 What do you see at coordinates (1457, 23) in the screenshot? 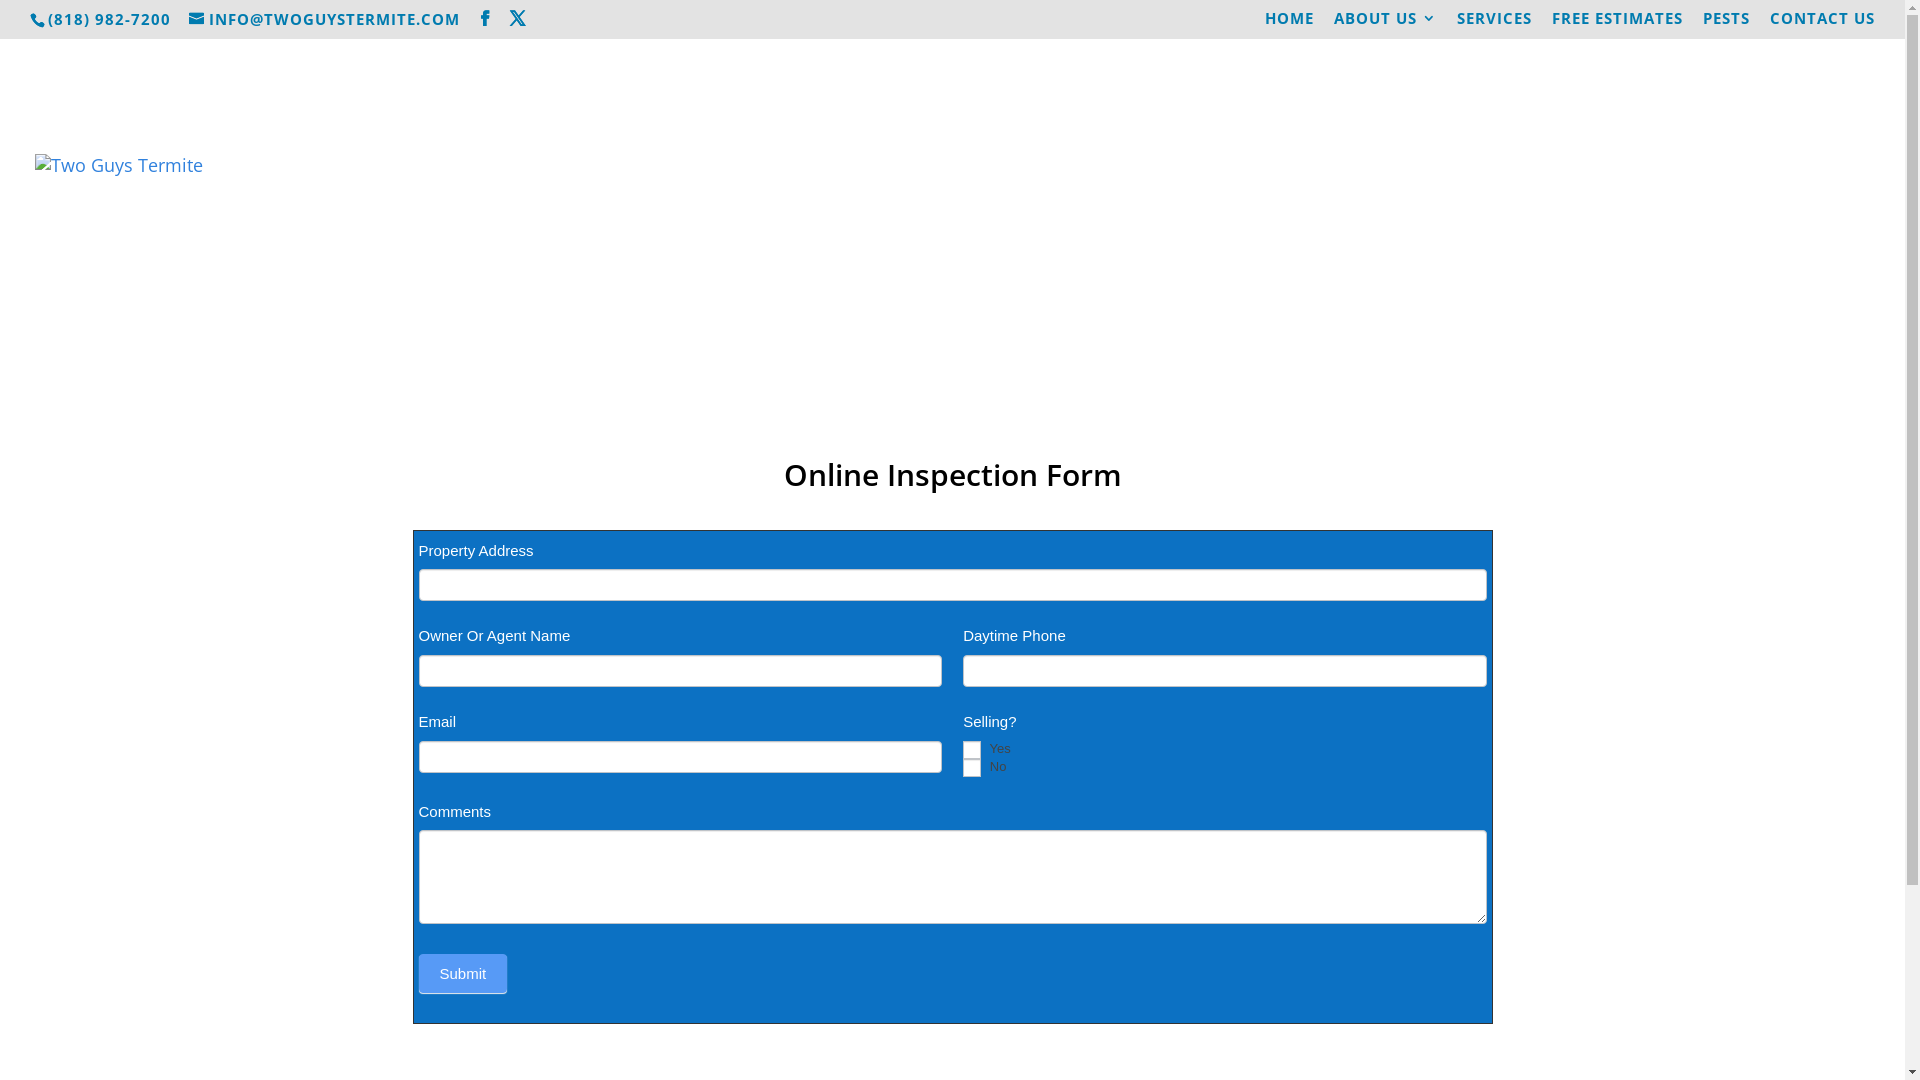
I see `'SERVICES'` at bounding box center [1457, 23].